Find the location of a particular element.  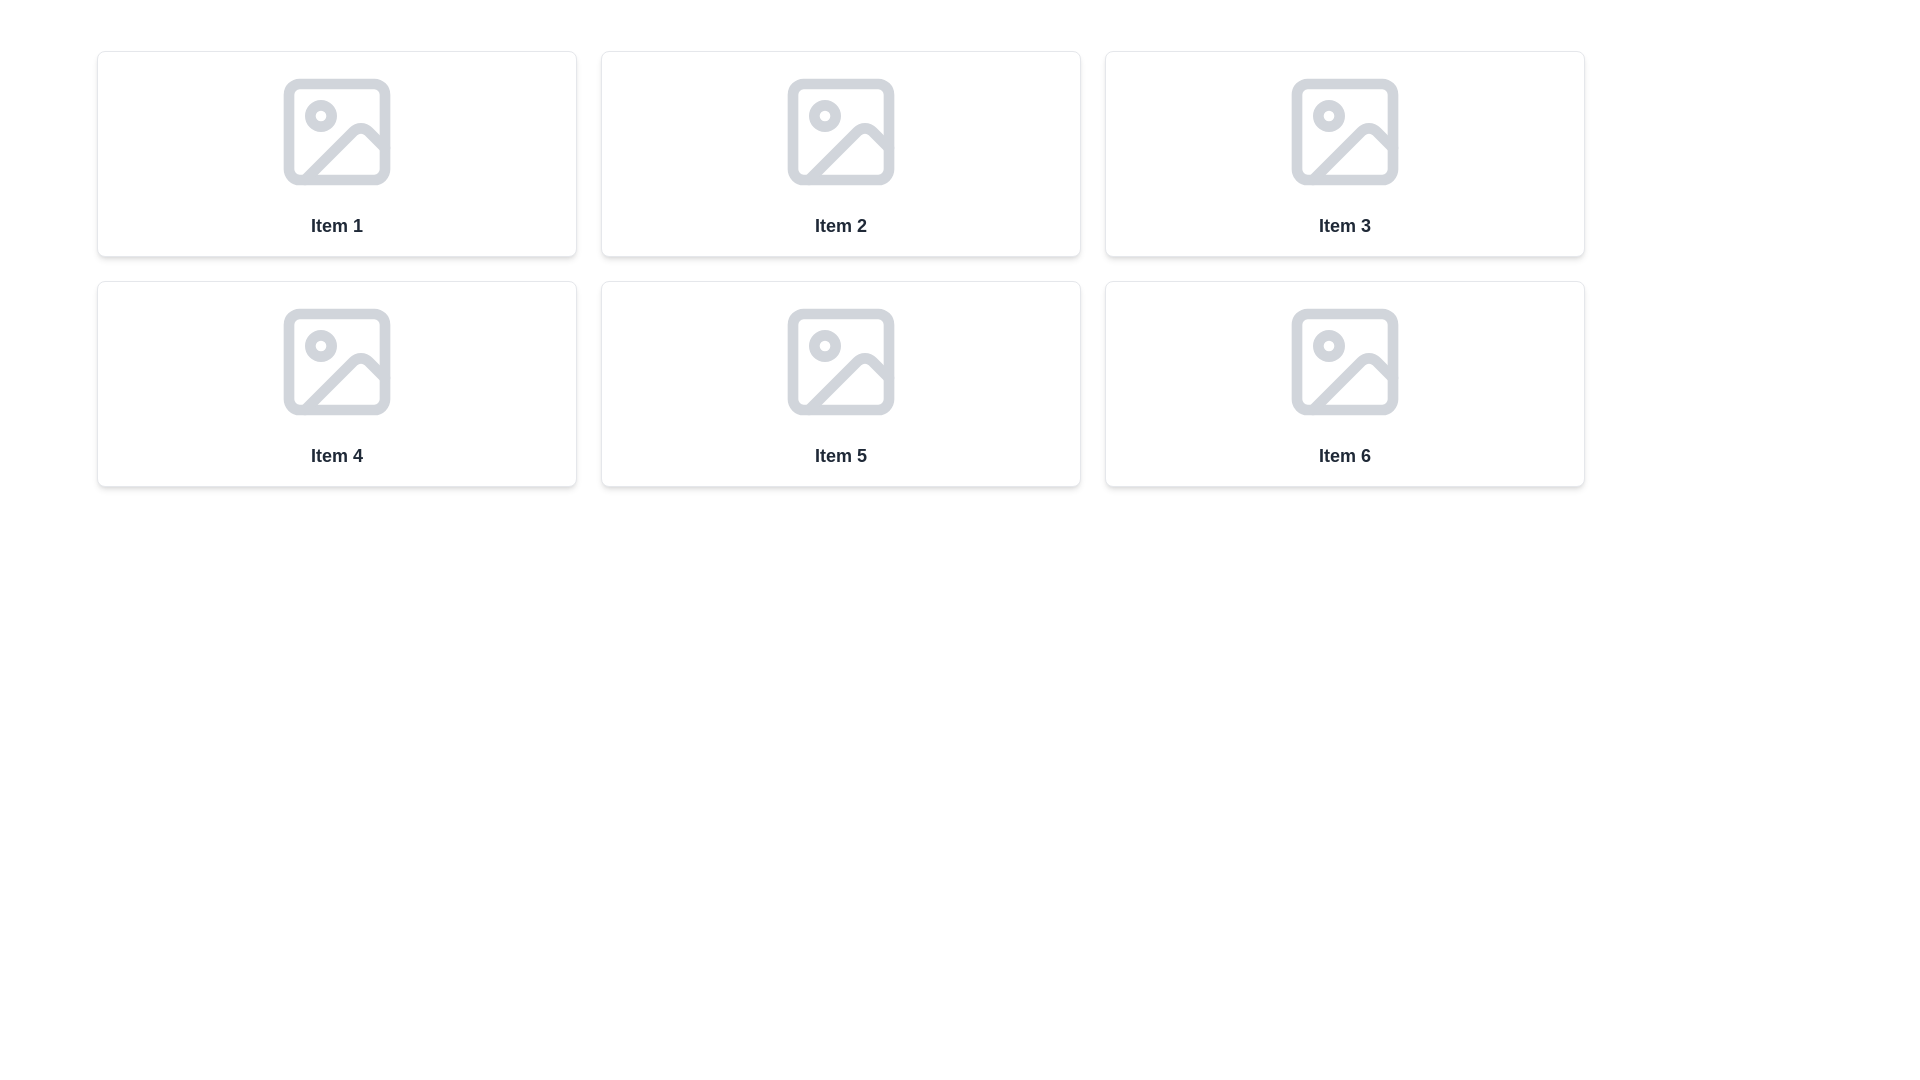

the Icon component, which is a light gray rectangle with rounded corners, centered within a larger graphic icon in the fourth slot of the grid layout is located at coordinates (336, 362).